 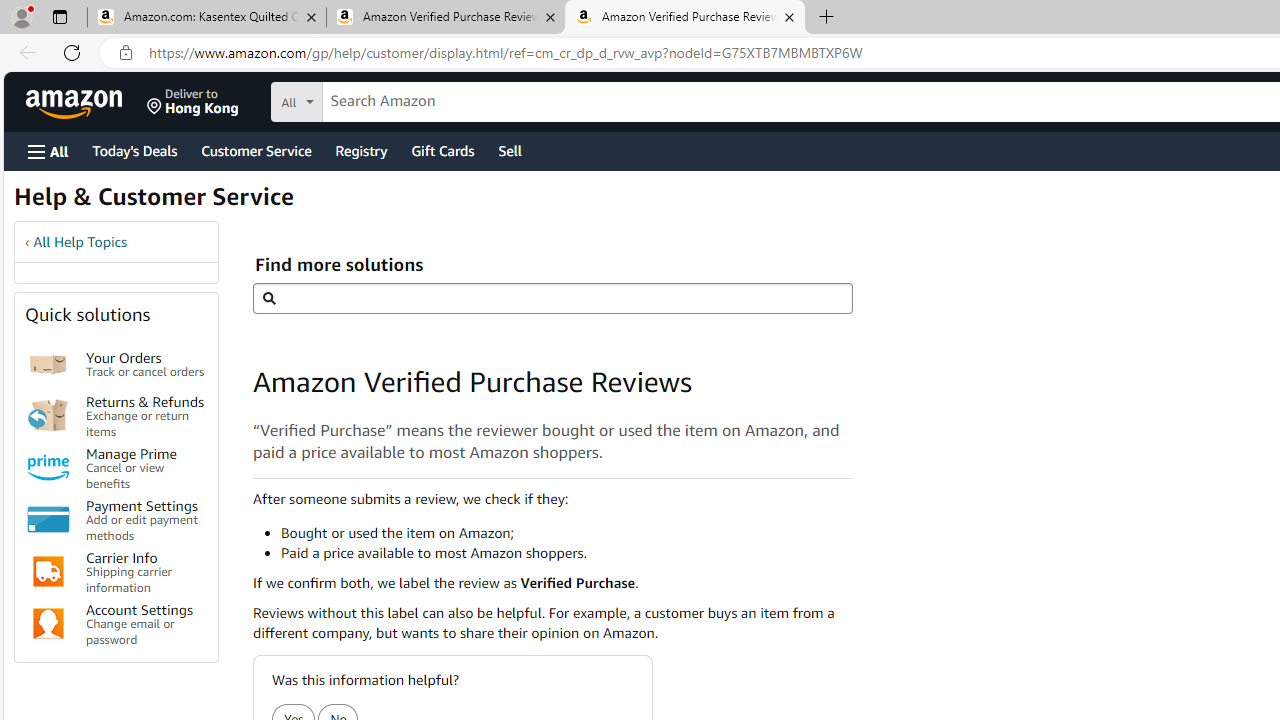 I want to click on 'Returns & Refunds Exchange or return items', so click(x=144, y=414).